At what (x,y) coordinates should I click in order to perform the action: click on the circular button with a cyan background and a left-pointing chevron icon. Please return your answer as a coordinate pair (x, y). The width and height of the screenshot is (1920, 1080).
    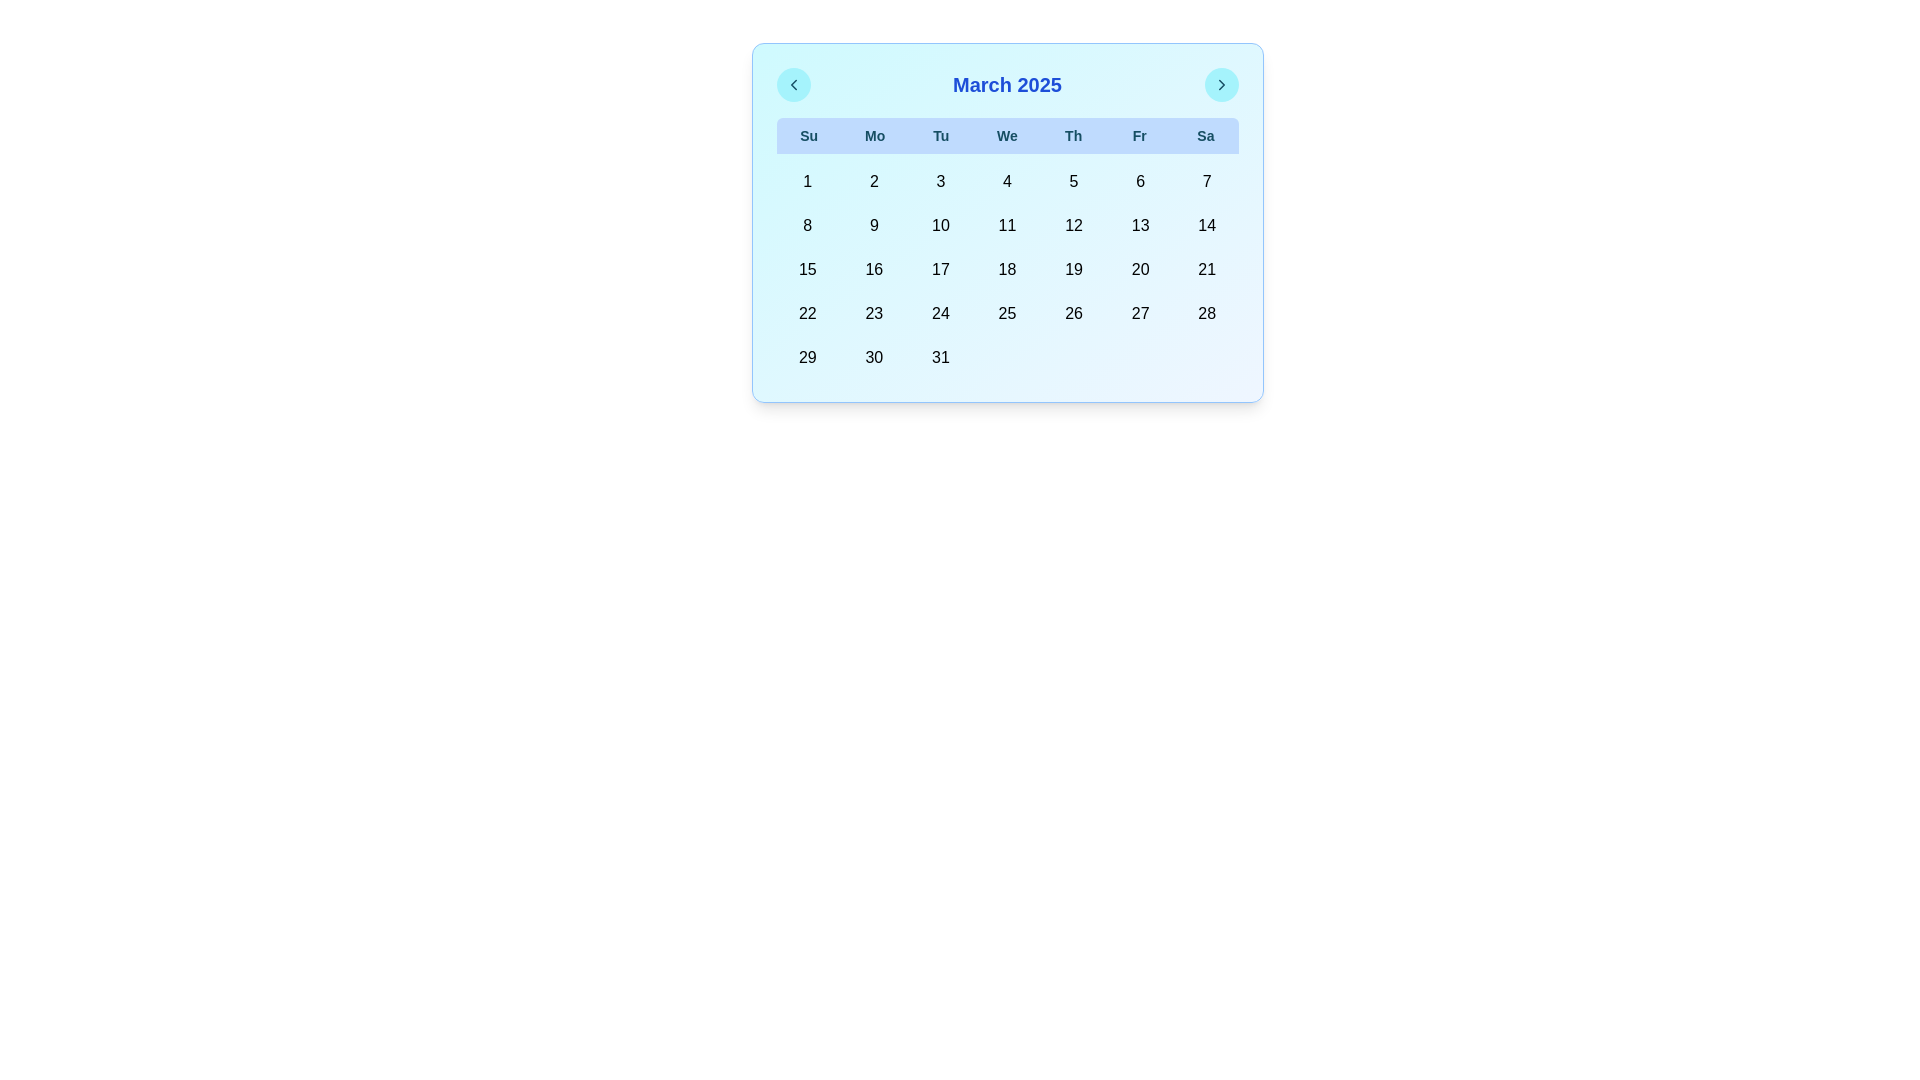
    Looking at the image, I should click on (792, 83).